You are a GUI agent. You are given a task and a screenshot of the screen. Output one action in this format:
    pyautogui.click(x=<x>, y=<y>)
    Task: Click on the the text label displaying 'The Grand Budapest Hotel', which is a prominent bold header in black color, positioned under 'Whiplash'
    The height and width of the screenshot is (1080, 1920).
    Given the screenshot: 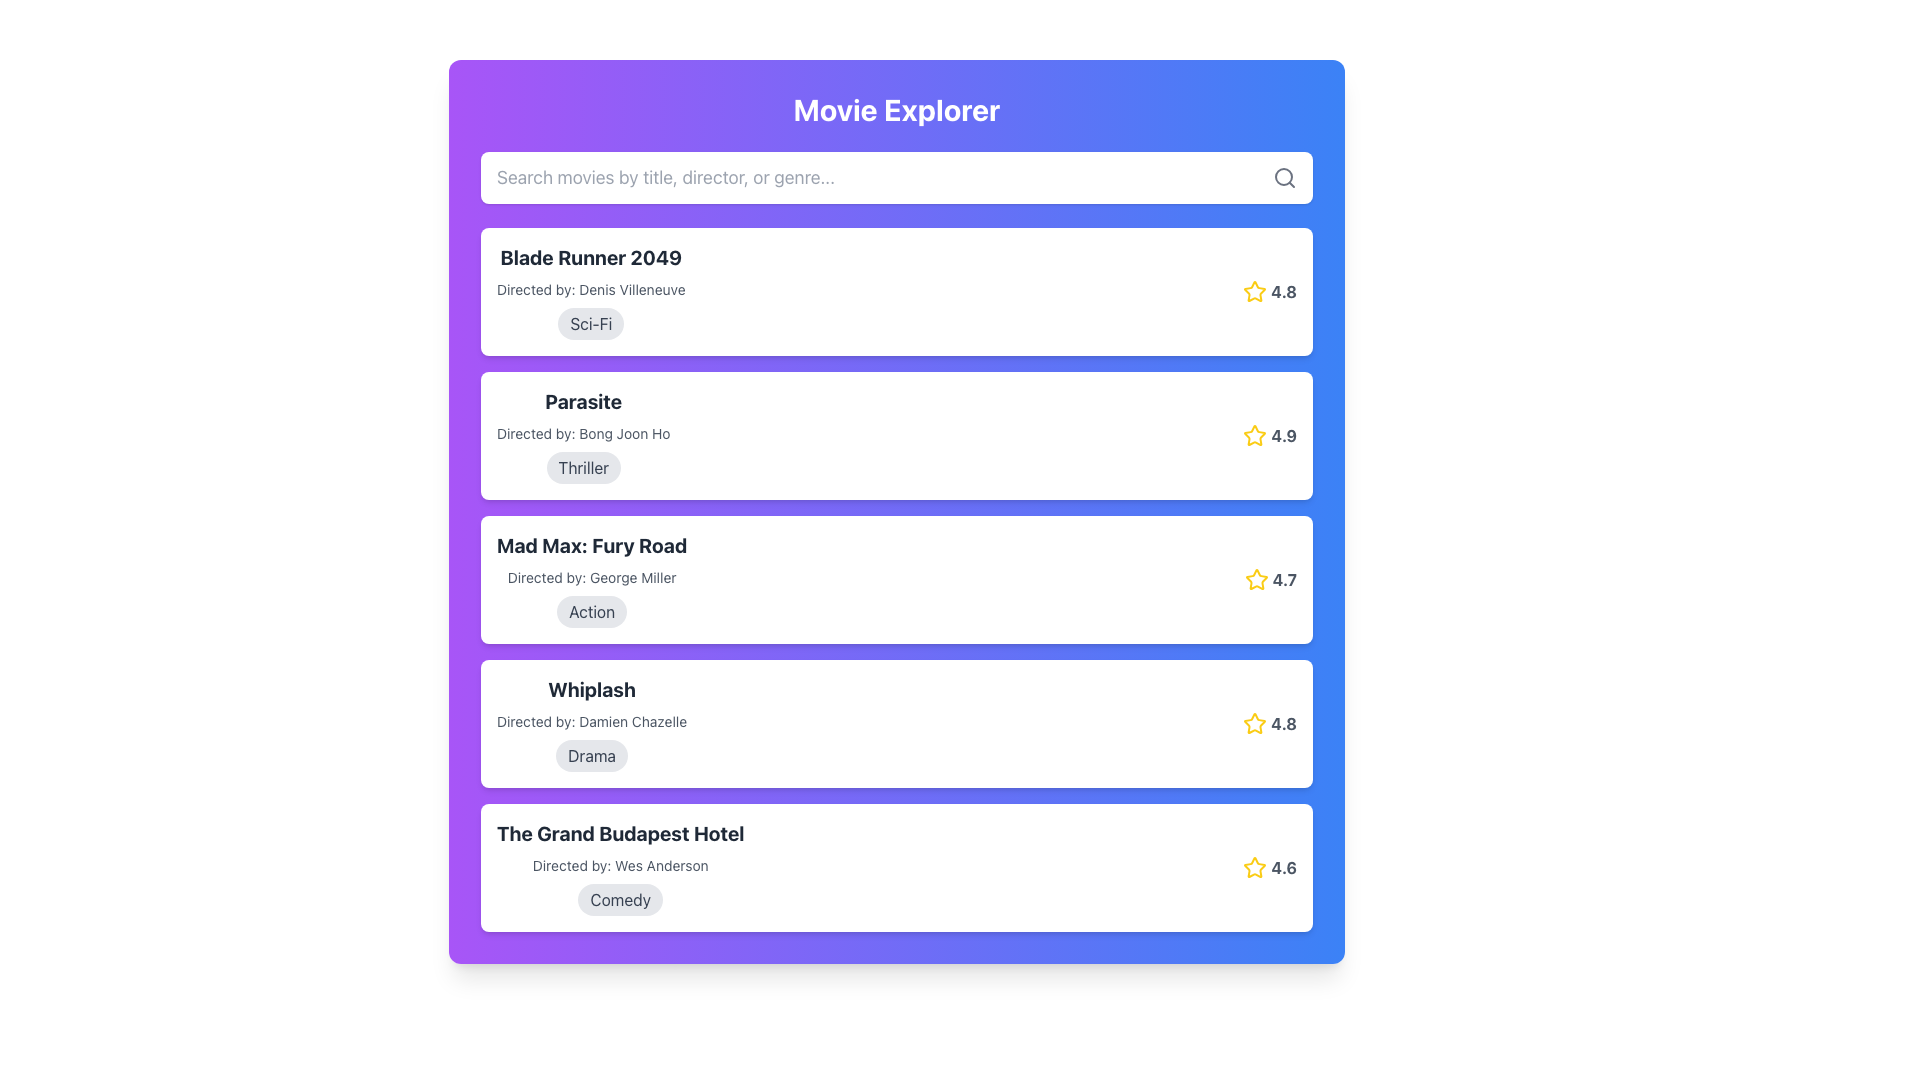 What is the action you would take?
    pyautogui.click(x=619, y=833)
    